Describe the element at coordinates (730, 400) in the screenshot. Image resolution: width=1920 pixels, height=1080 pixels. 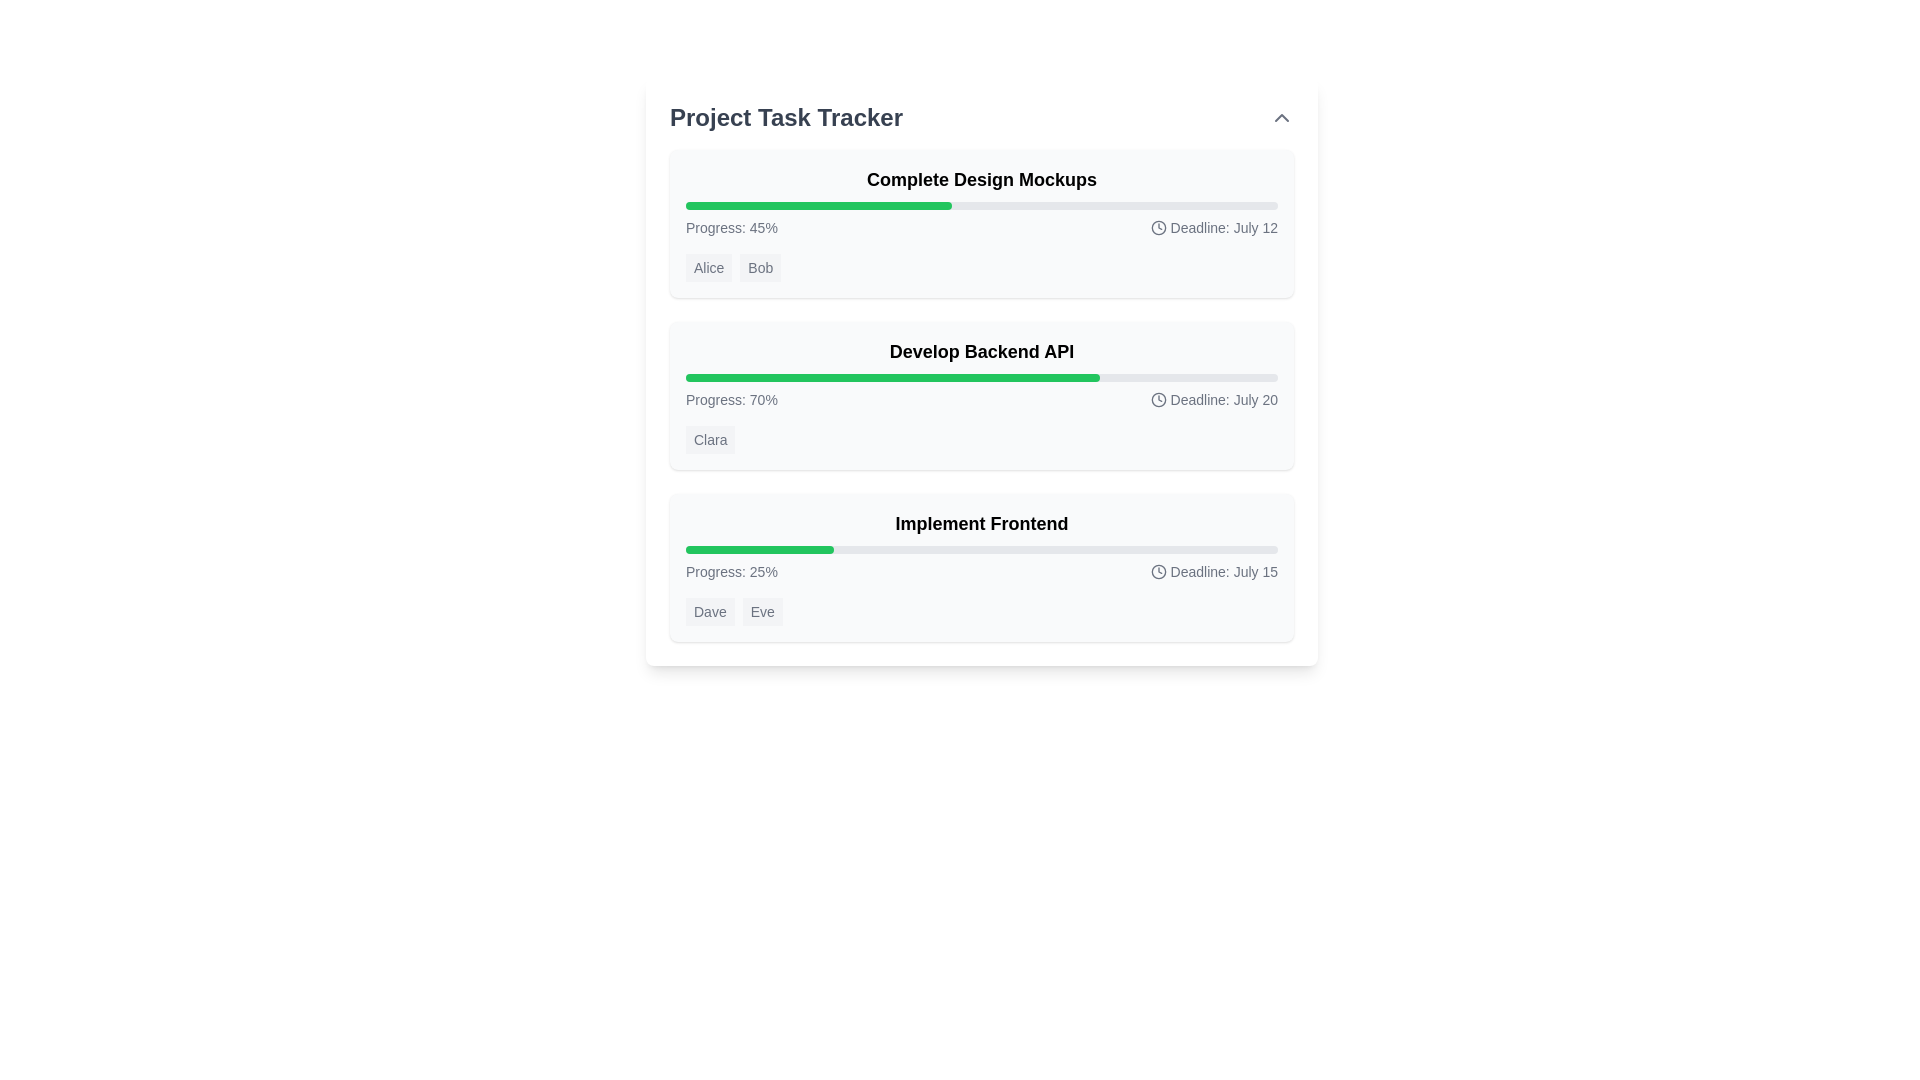
I see `text displayed on the 'Progress: 70%' label located in the 'Develop Backend API' task card, specifically in the progress and deadline section` at that location.